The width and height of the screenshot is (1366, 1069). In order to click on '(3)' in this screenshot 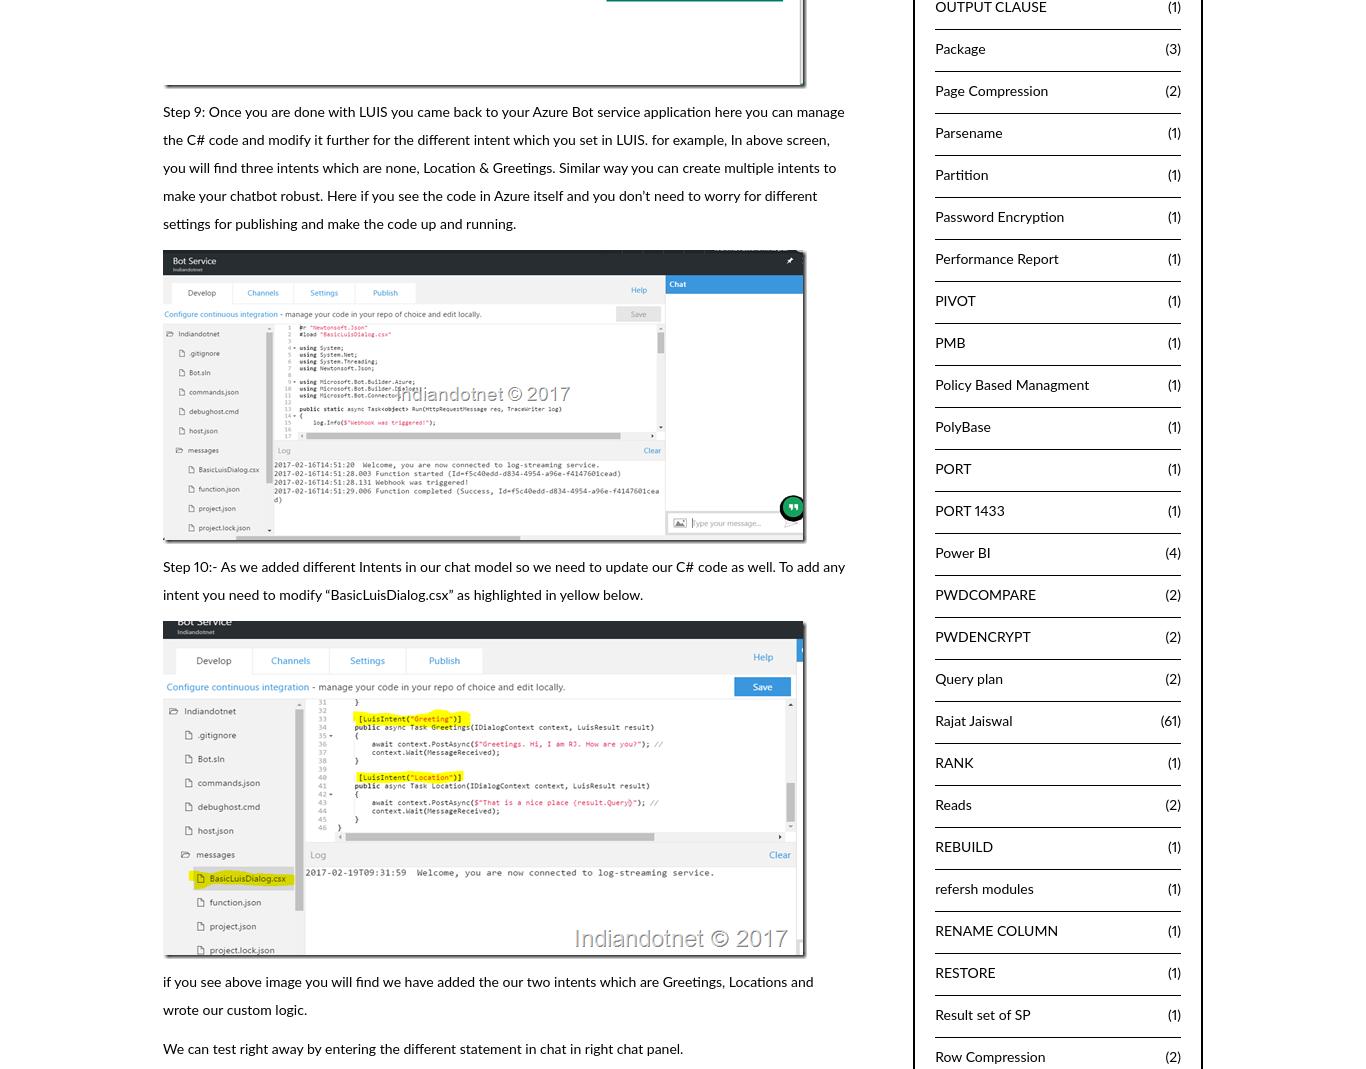, I will do `click(1172, 47)`.